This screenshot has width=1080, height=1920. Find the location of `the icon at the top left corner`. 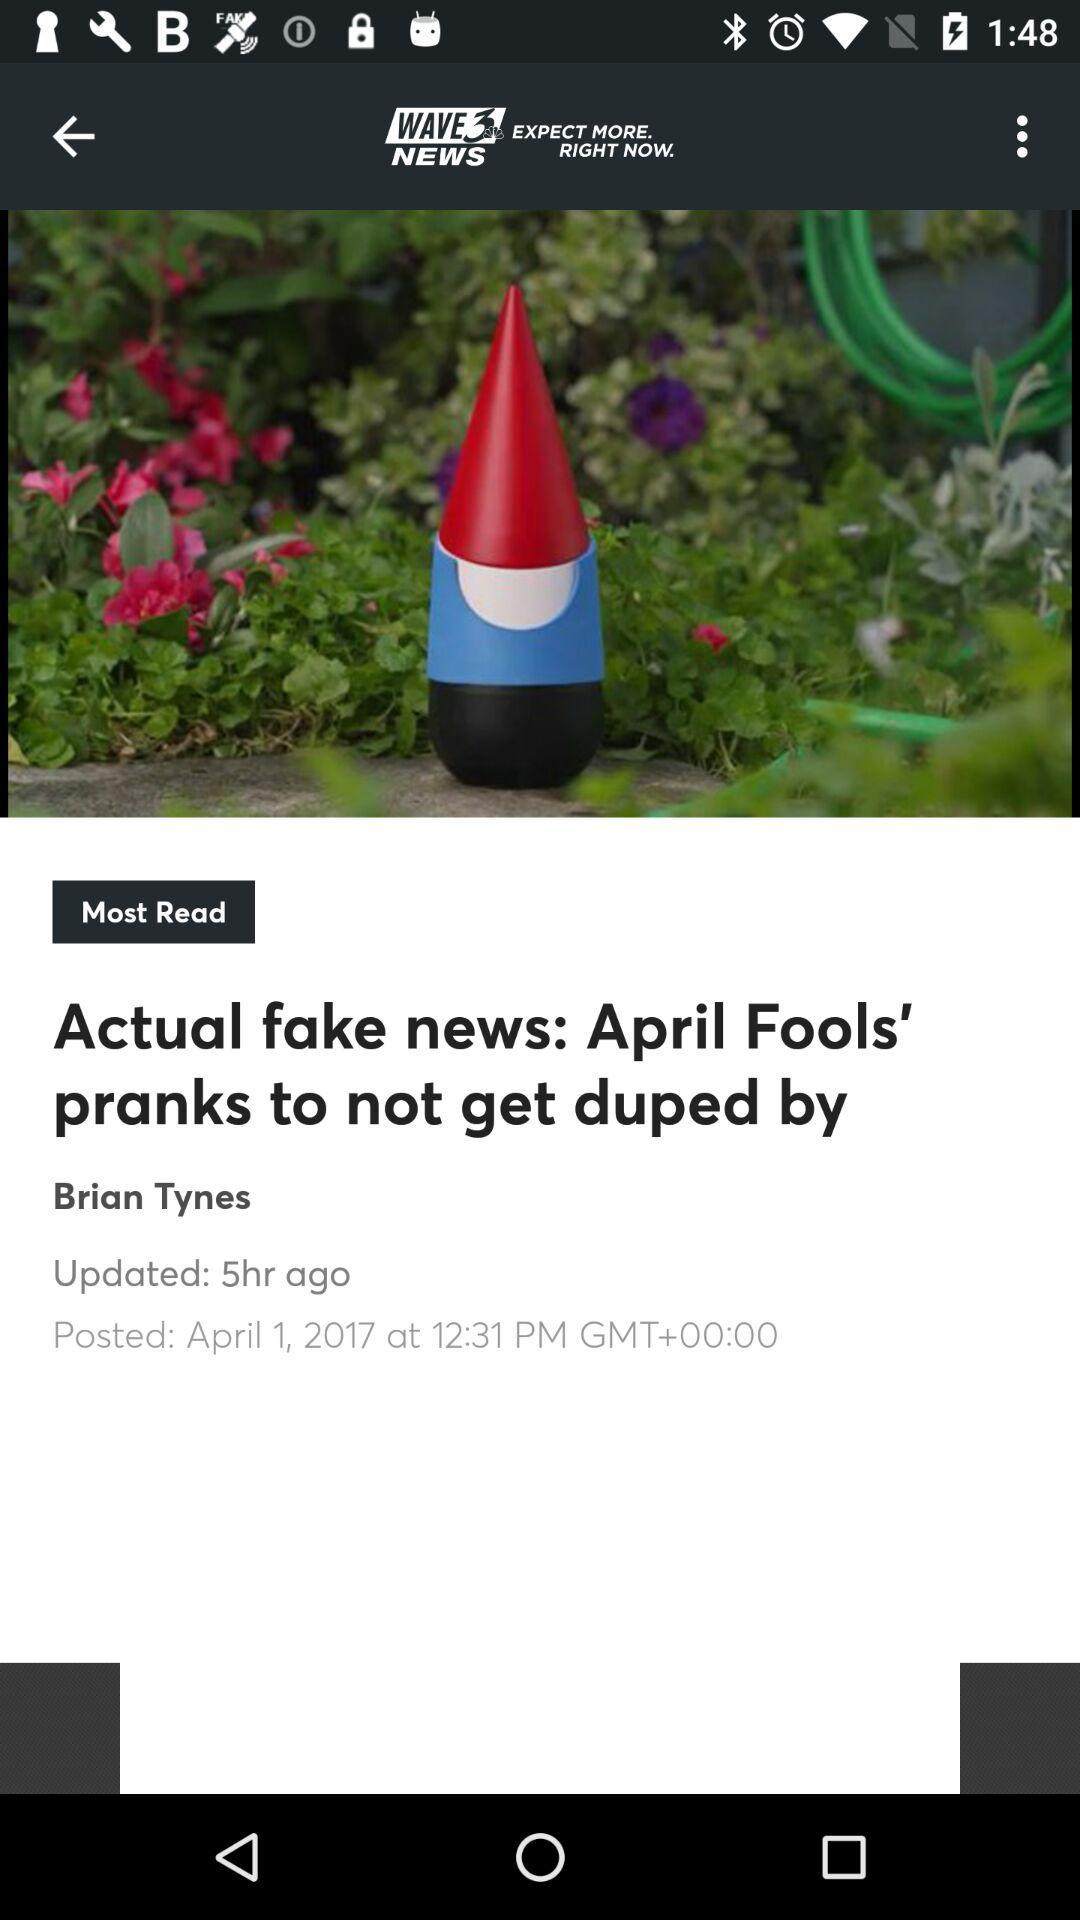

the icon at the top left corner is located at coordinates (72, 135).